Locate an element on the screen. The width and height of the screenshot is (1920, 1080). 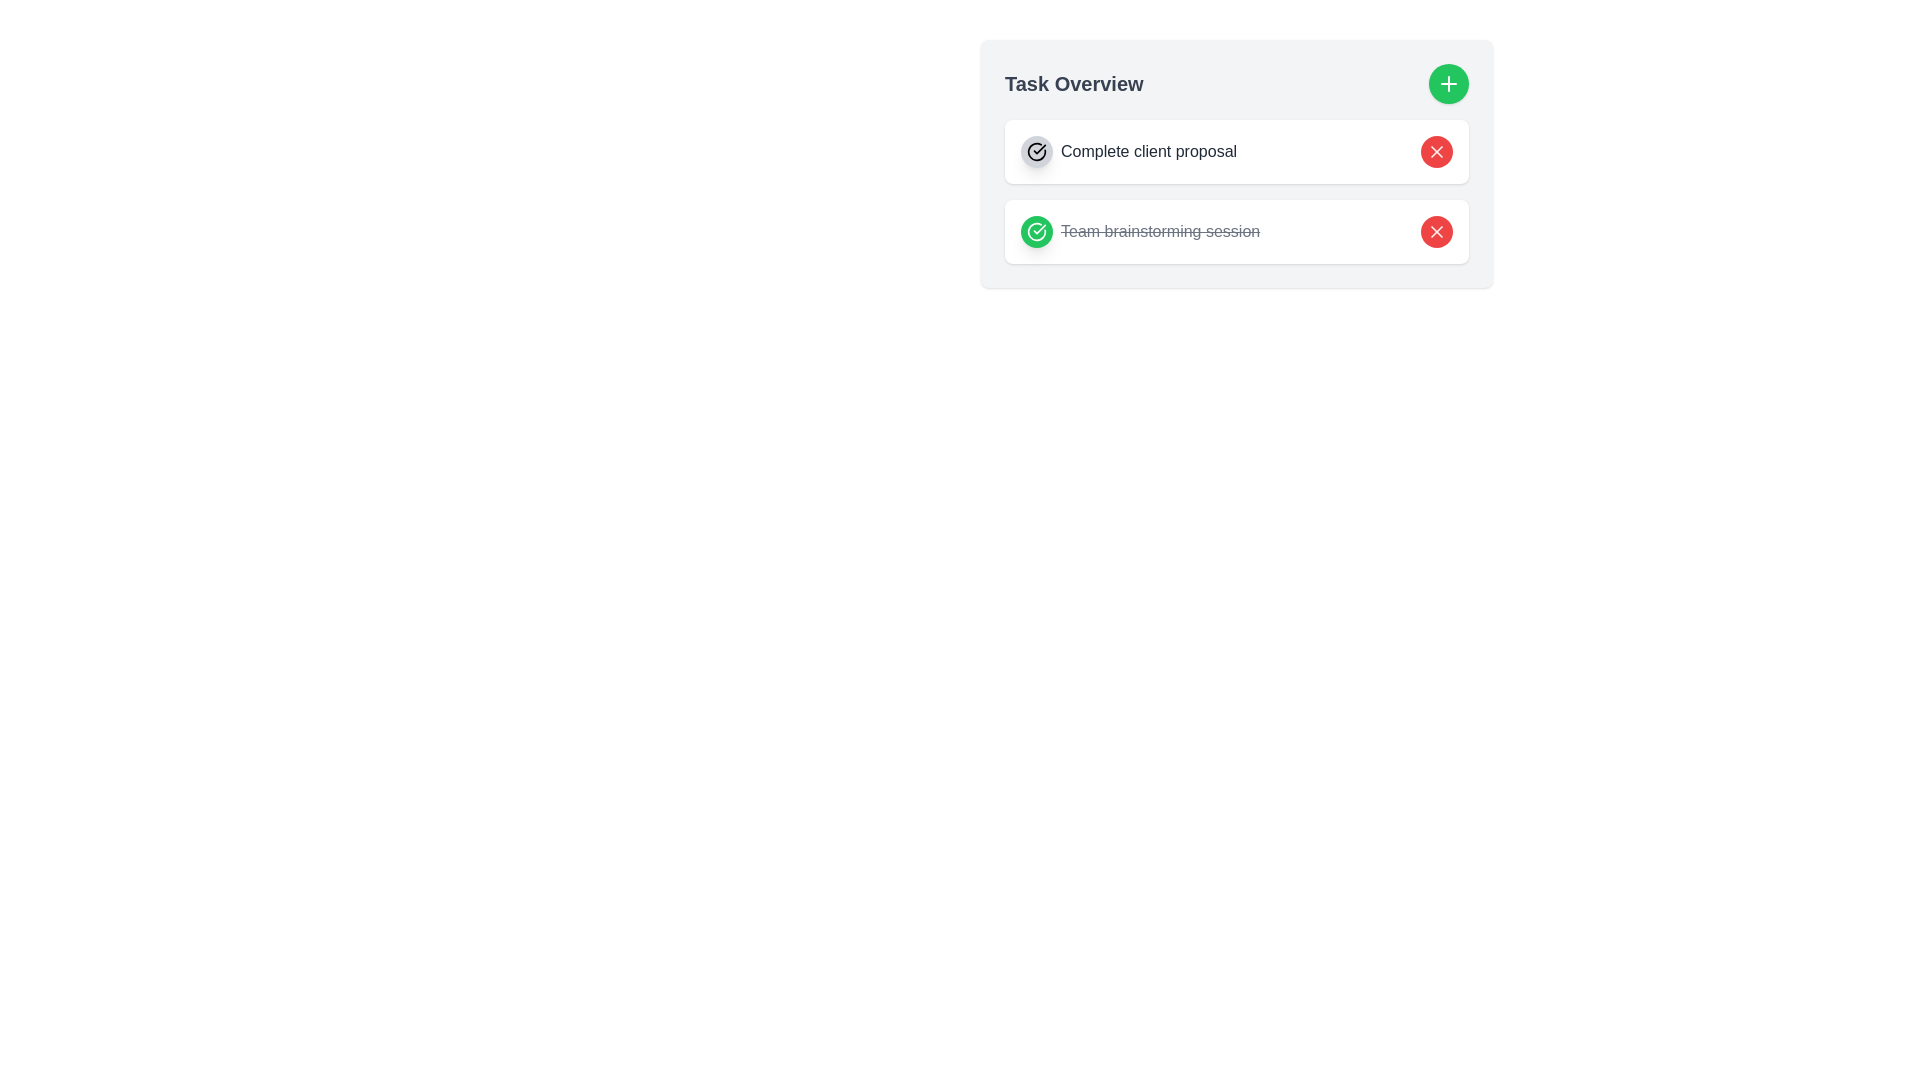
text label indicating the completed task within the task list, which is styled with a strikethrough and positioned between a green checkmark and a red delete button is located at coordinates (1160, 230).